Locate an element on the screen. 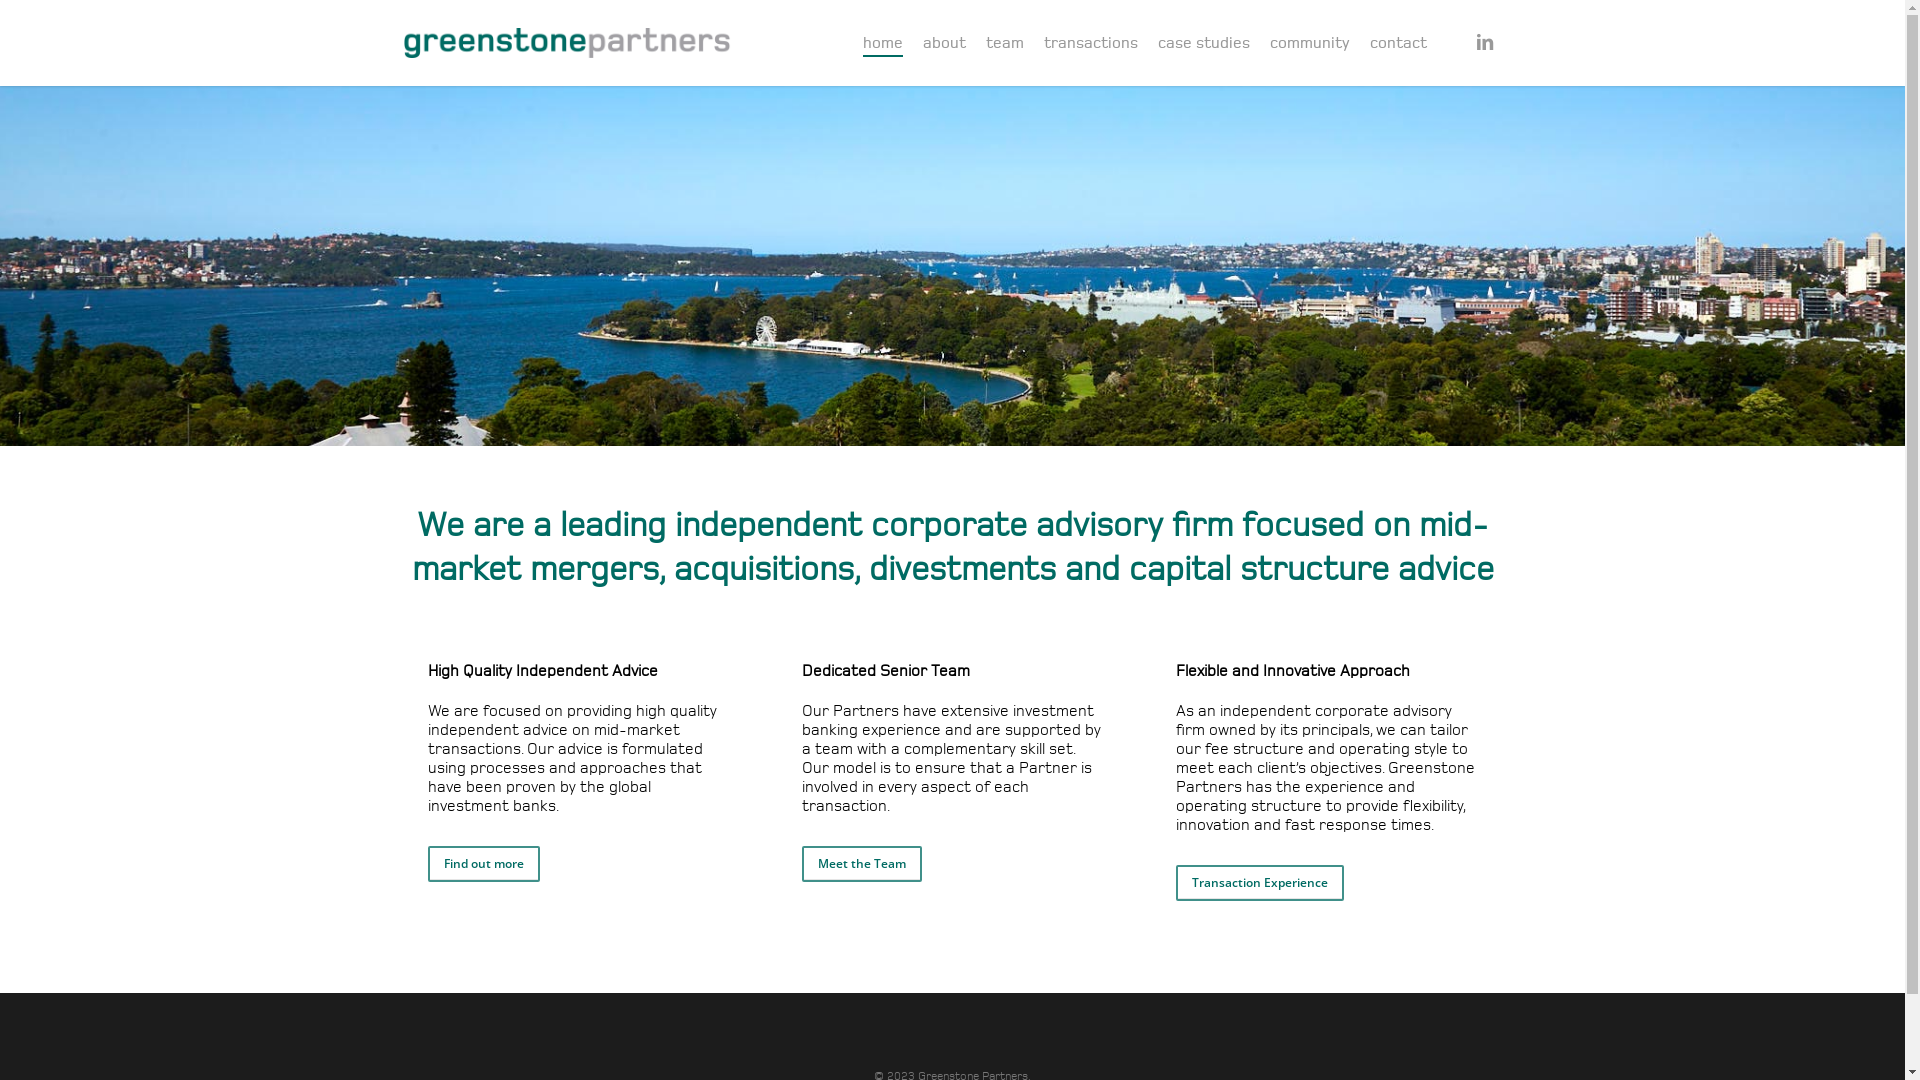 This screenshot has height=1080, width=1920. 'Transaction Experience' is located at coordinates (1258, 882).